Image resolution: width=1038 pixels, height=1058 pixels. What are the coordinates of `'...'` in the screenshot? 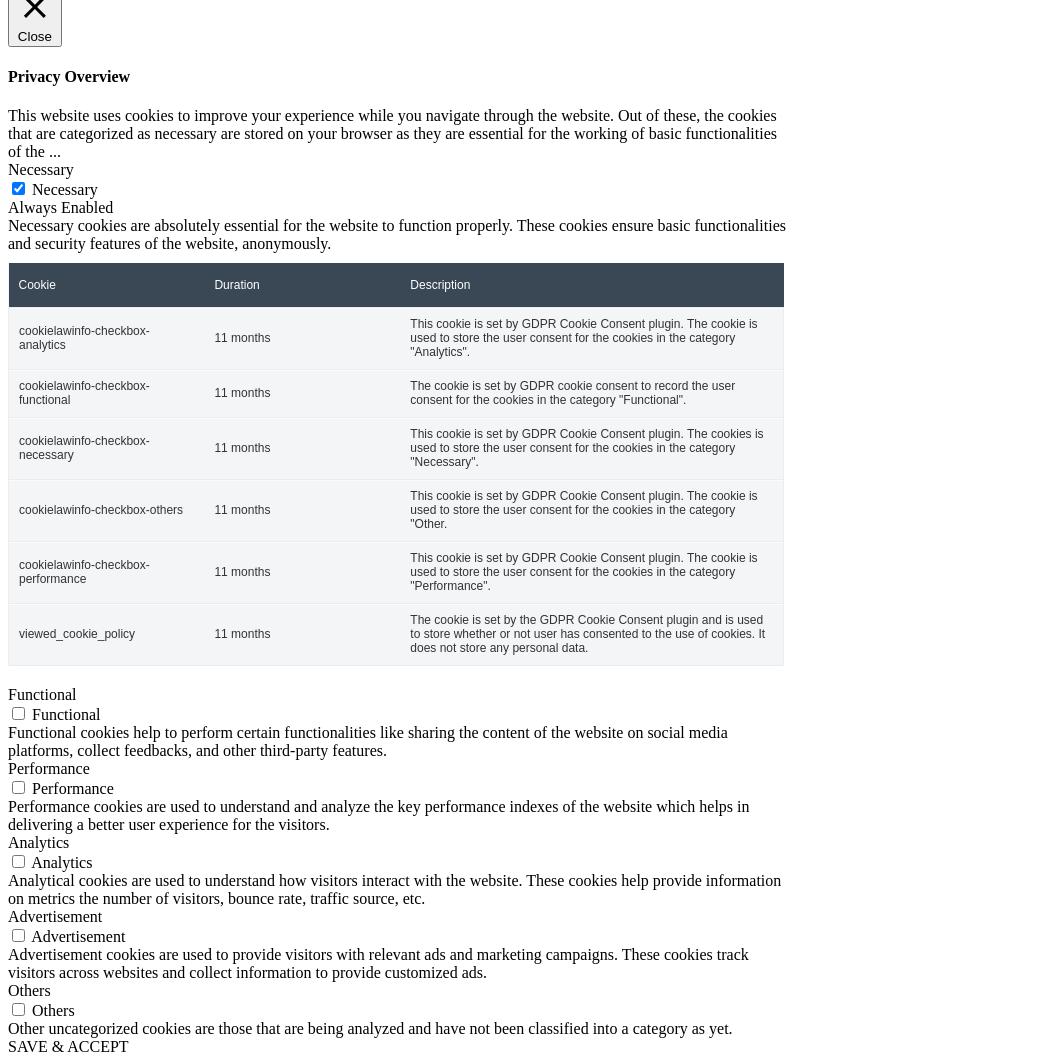 It's located at (52, 150).